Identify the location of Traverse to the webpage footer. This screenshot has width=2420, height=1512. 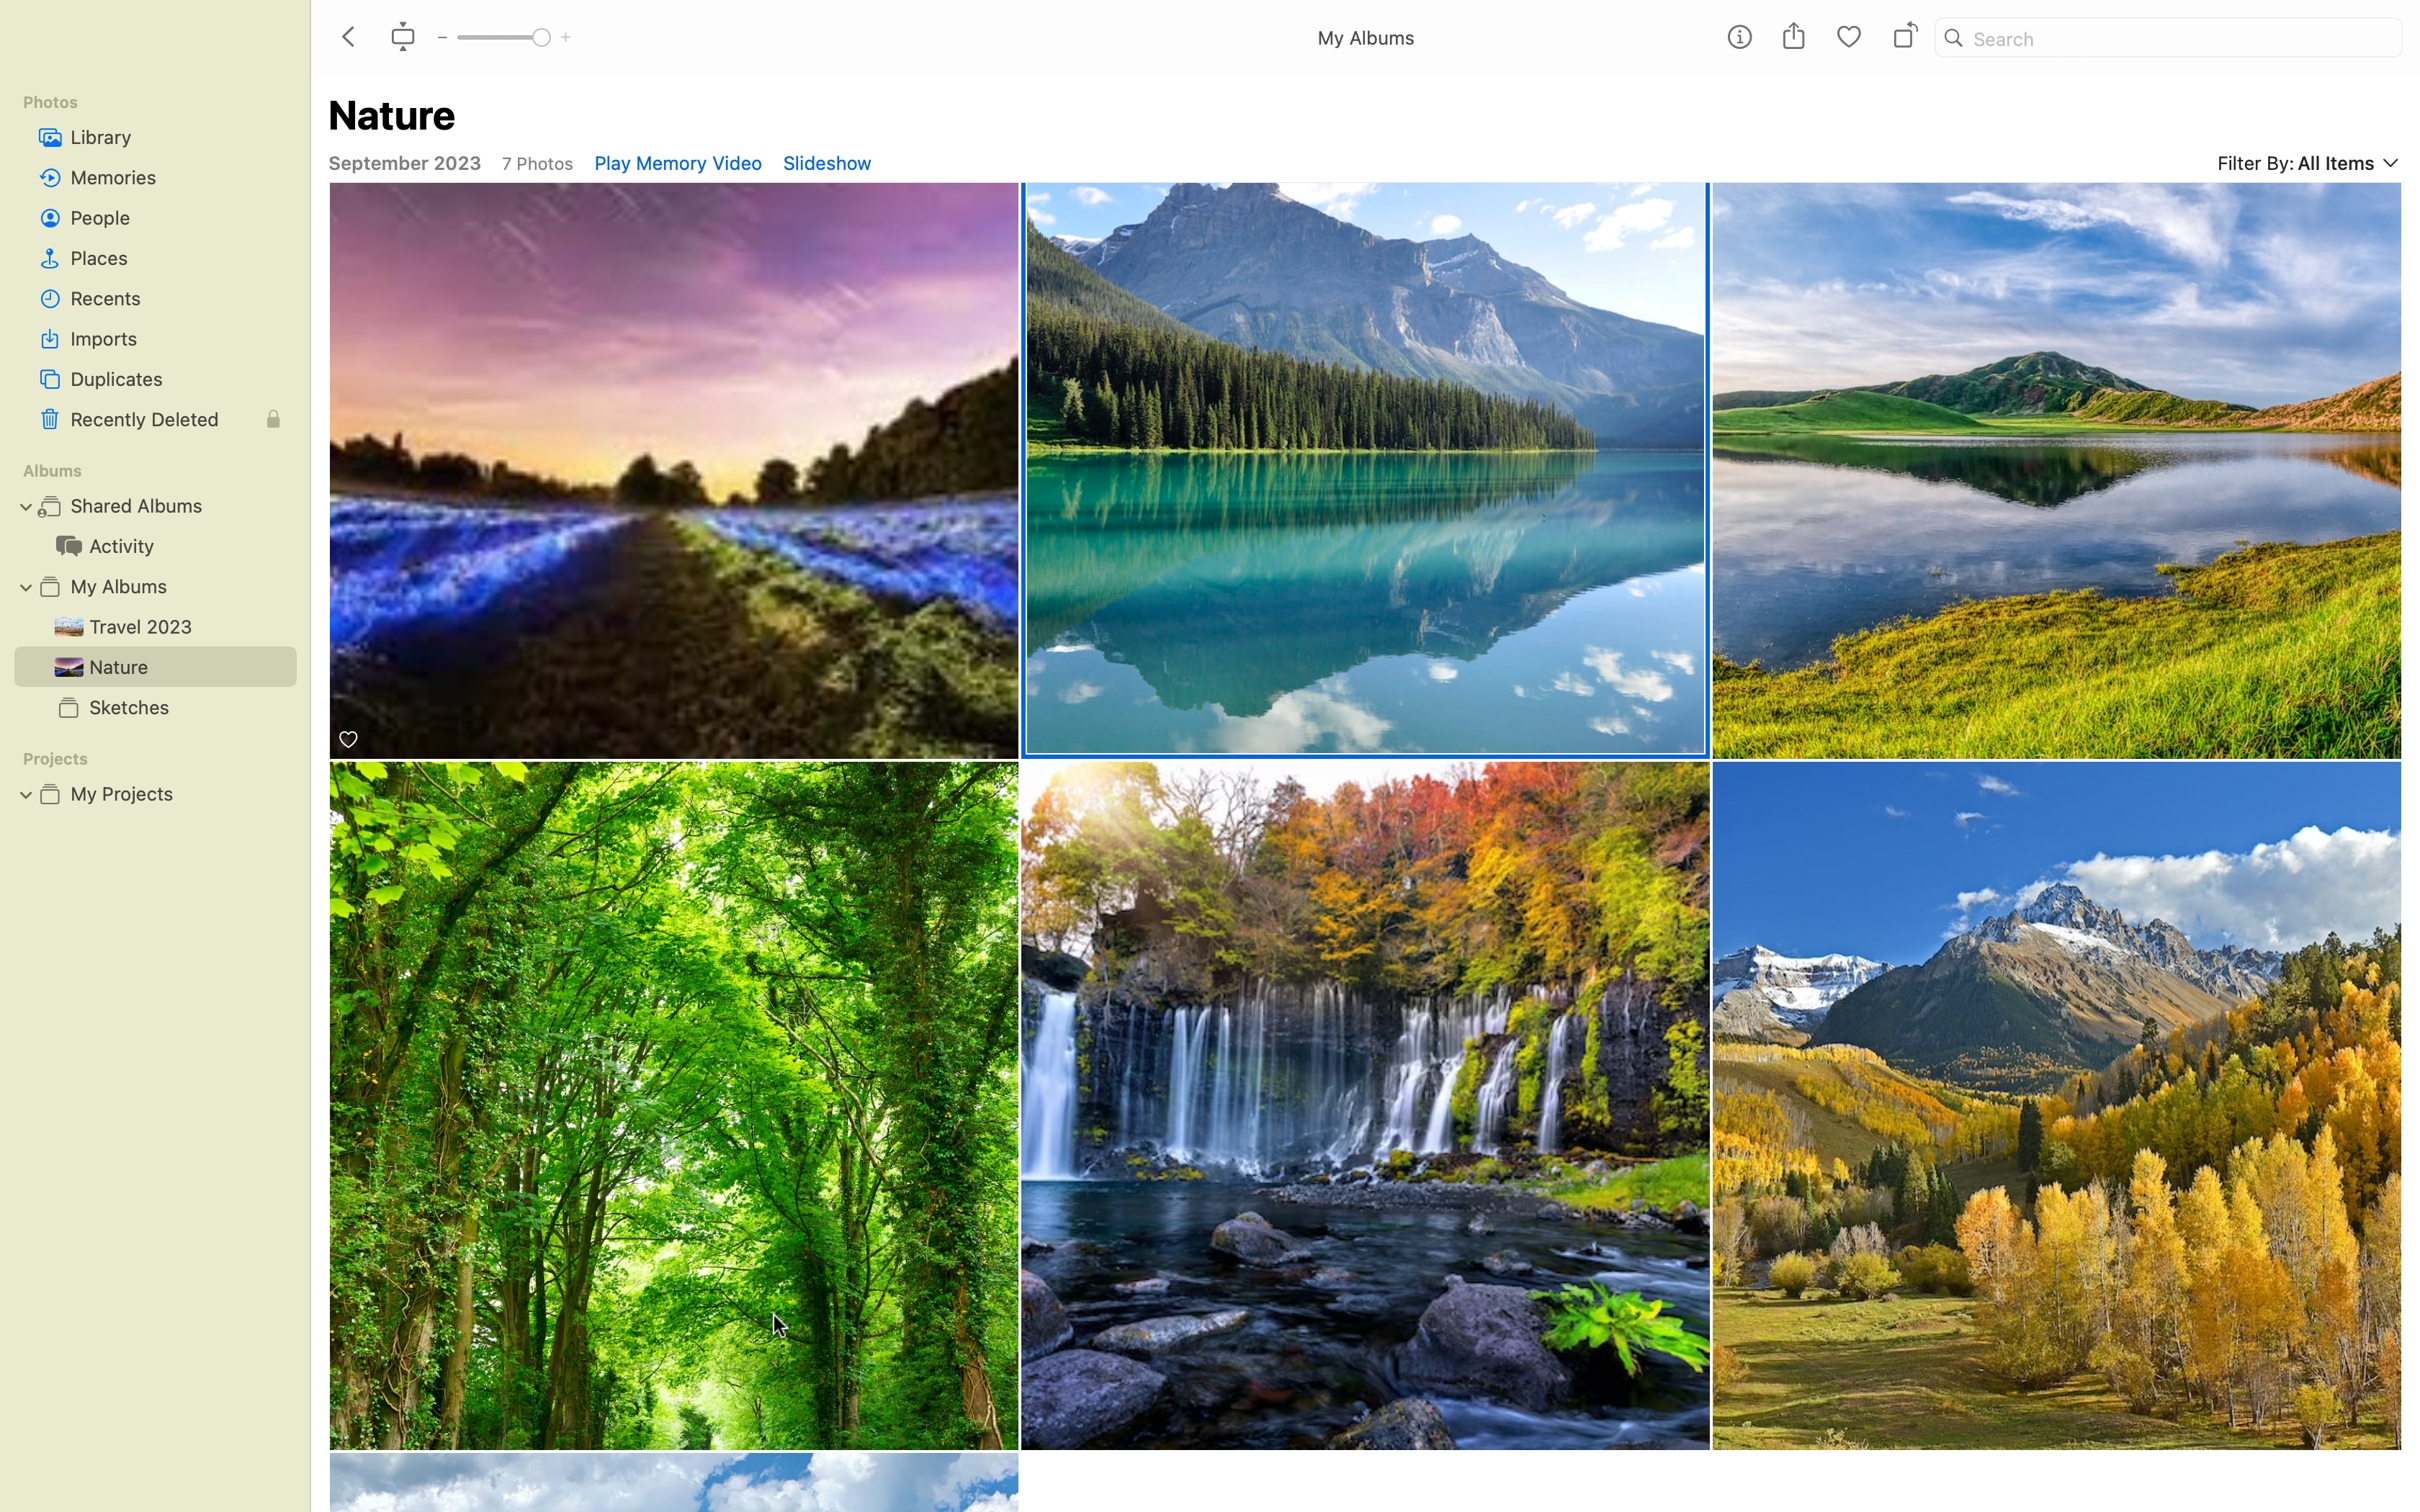
(4595580, 1781136).